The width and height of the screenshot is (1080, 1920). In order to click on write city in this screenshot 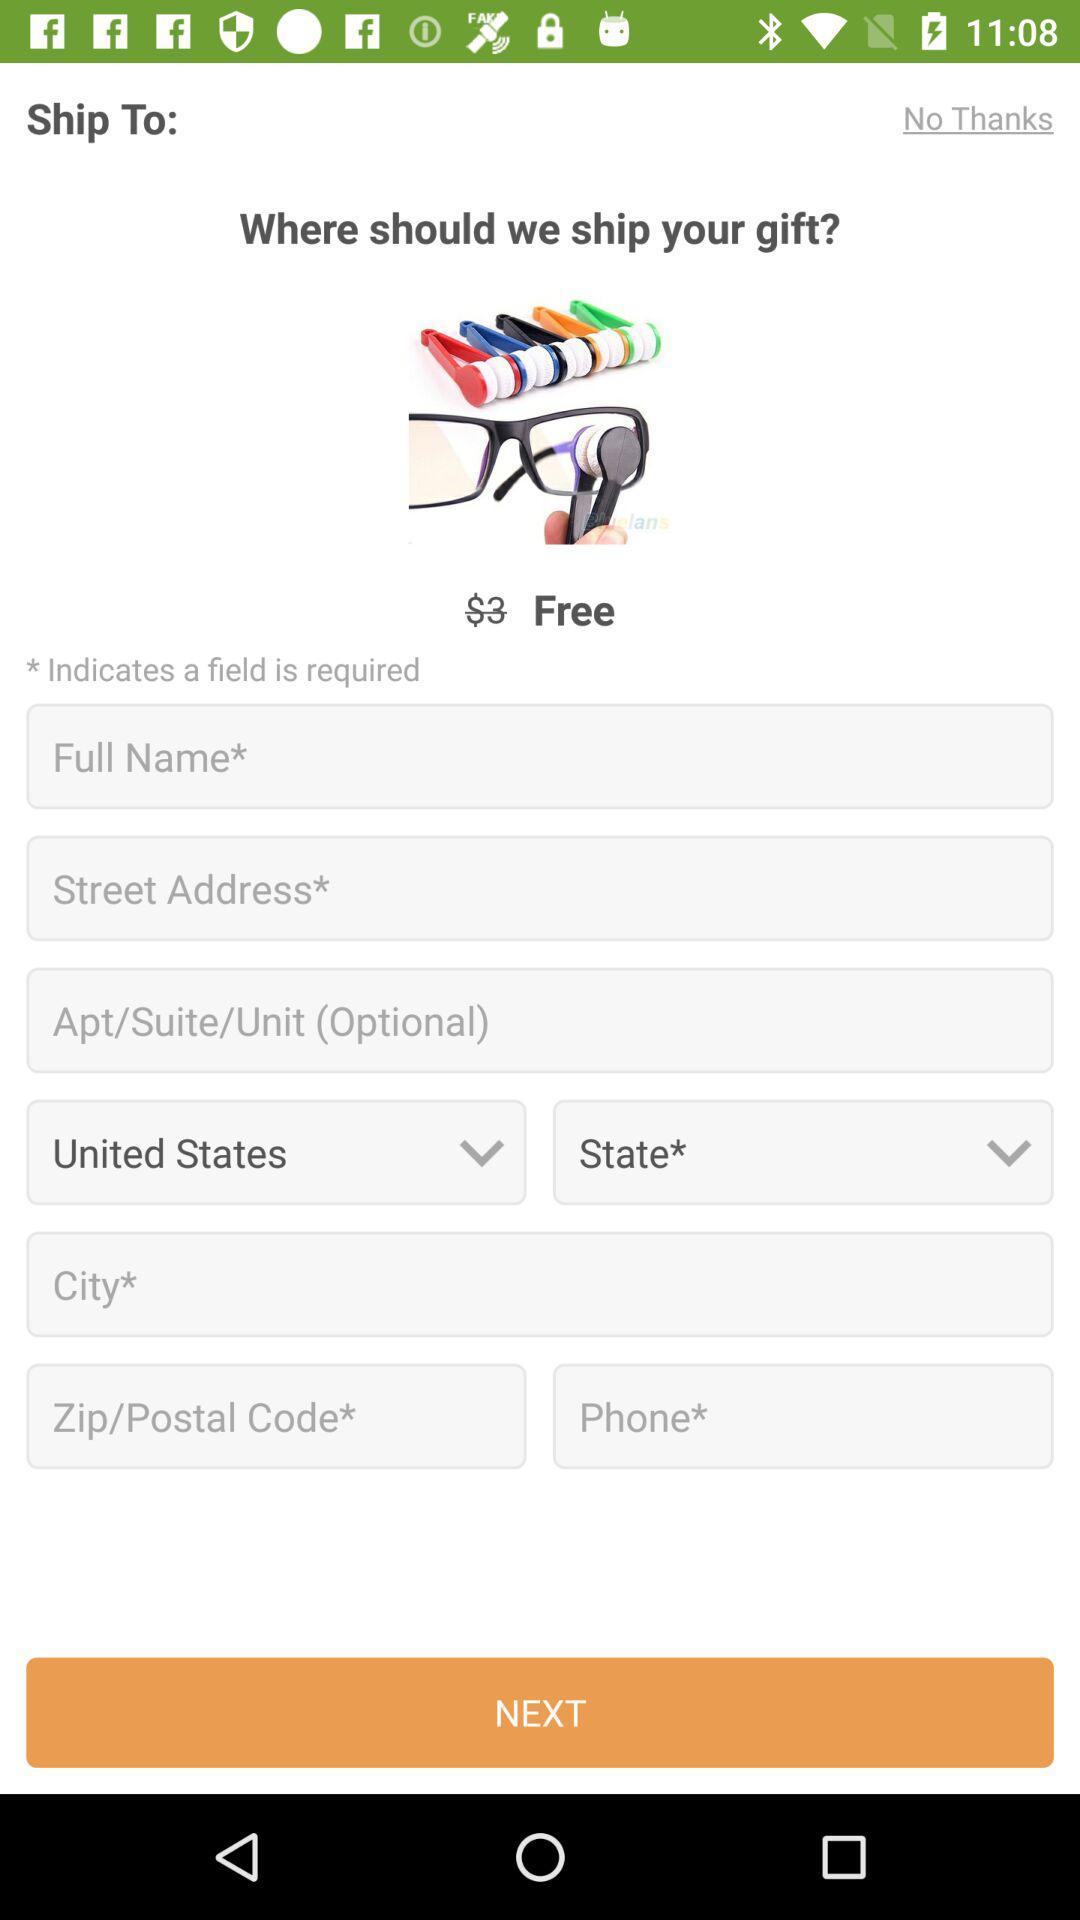, I will do `click(540, 1284)`.